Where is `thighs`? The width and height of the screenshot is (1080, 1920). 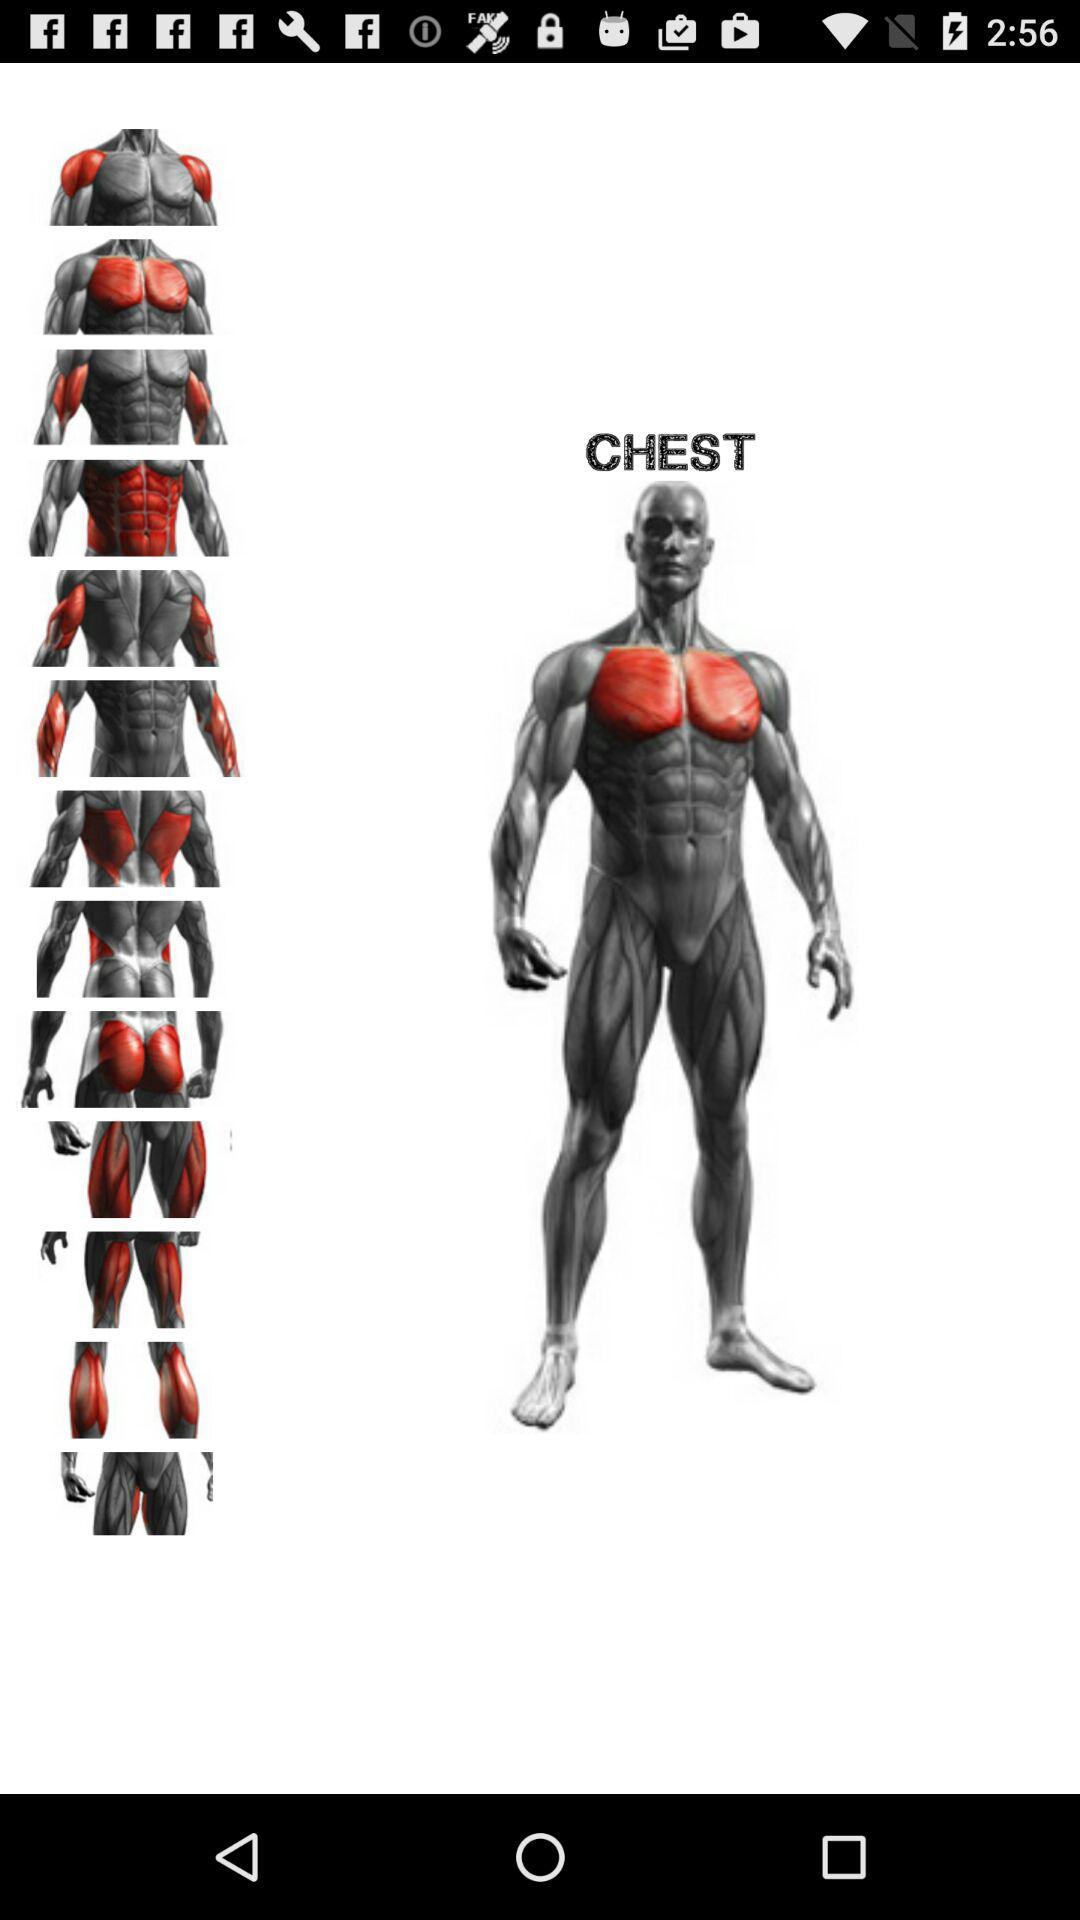
thighs is located at coordinates (131, 1162).